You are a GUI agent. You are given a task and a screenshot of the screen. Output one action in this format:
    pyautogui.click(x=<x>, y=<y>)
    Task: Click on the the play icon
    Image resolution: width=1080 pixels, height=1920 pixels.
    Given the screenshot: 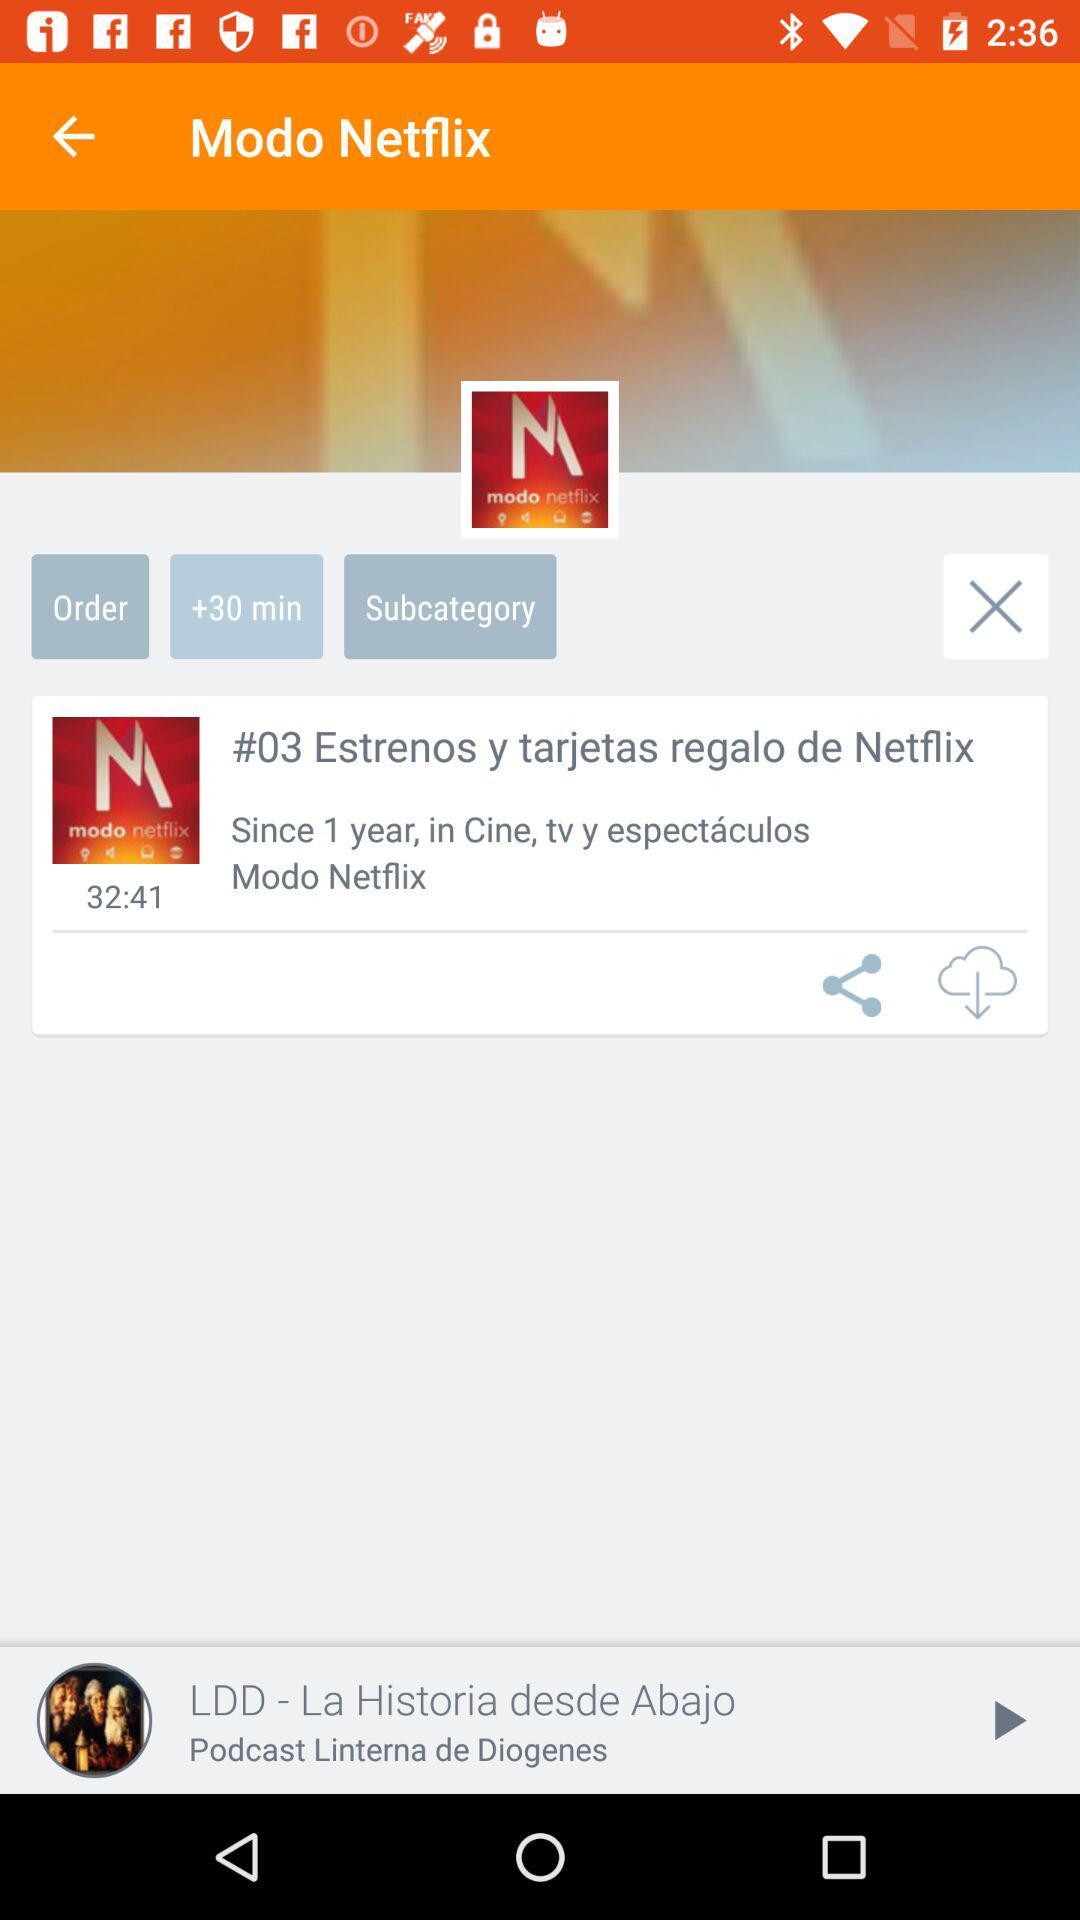 What is the action you would take?
    pyautogui.click(x=1006, y=1719)
    